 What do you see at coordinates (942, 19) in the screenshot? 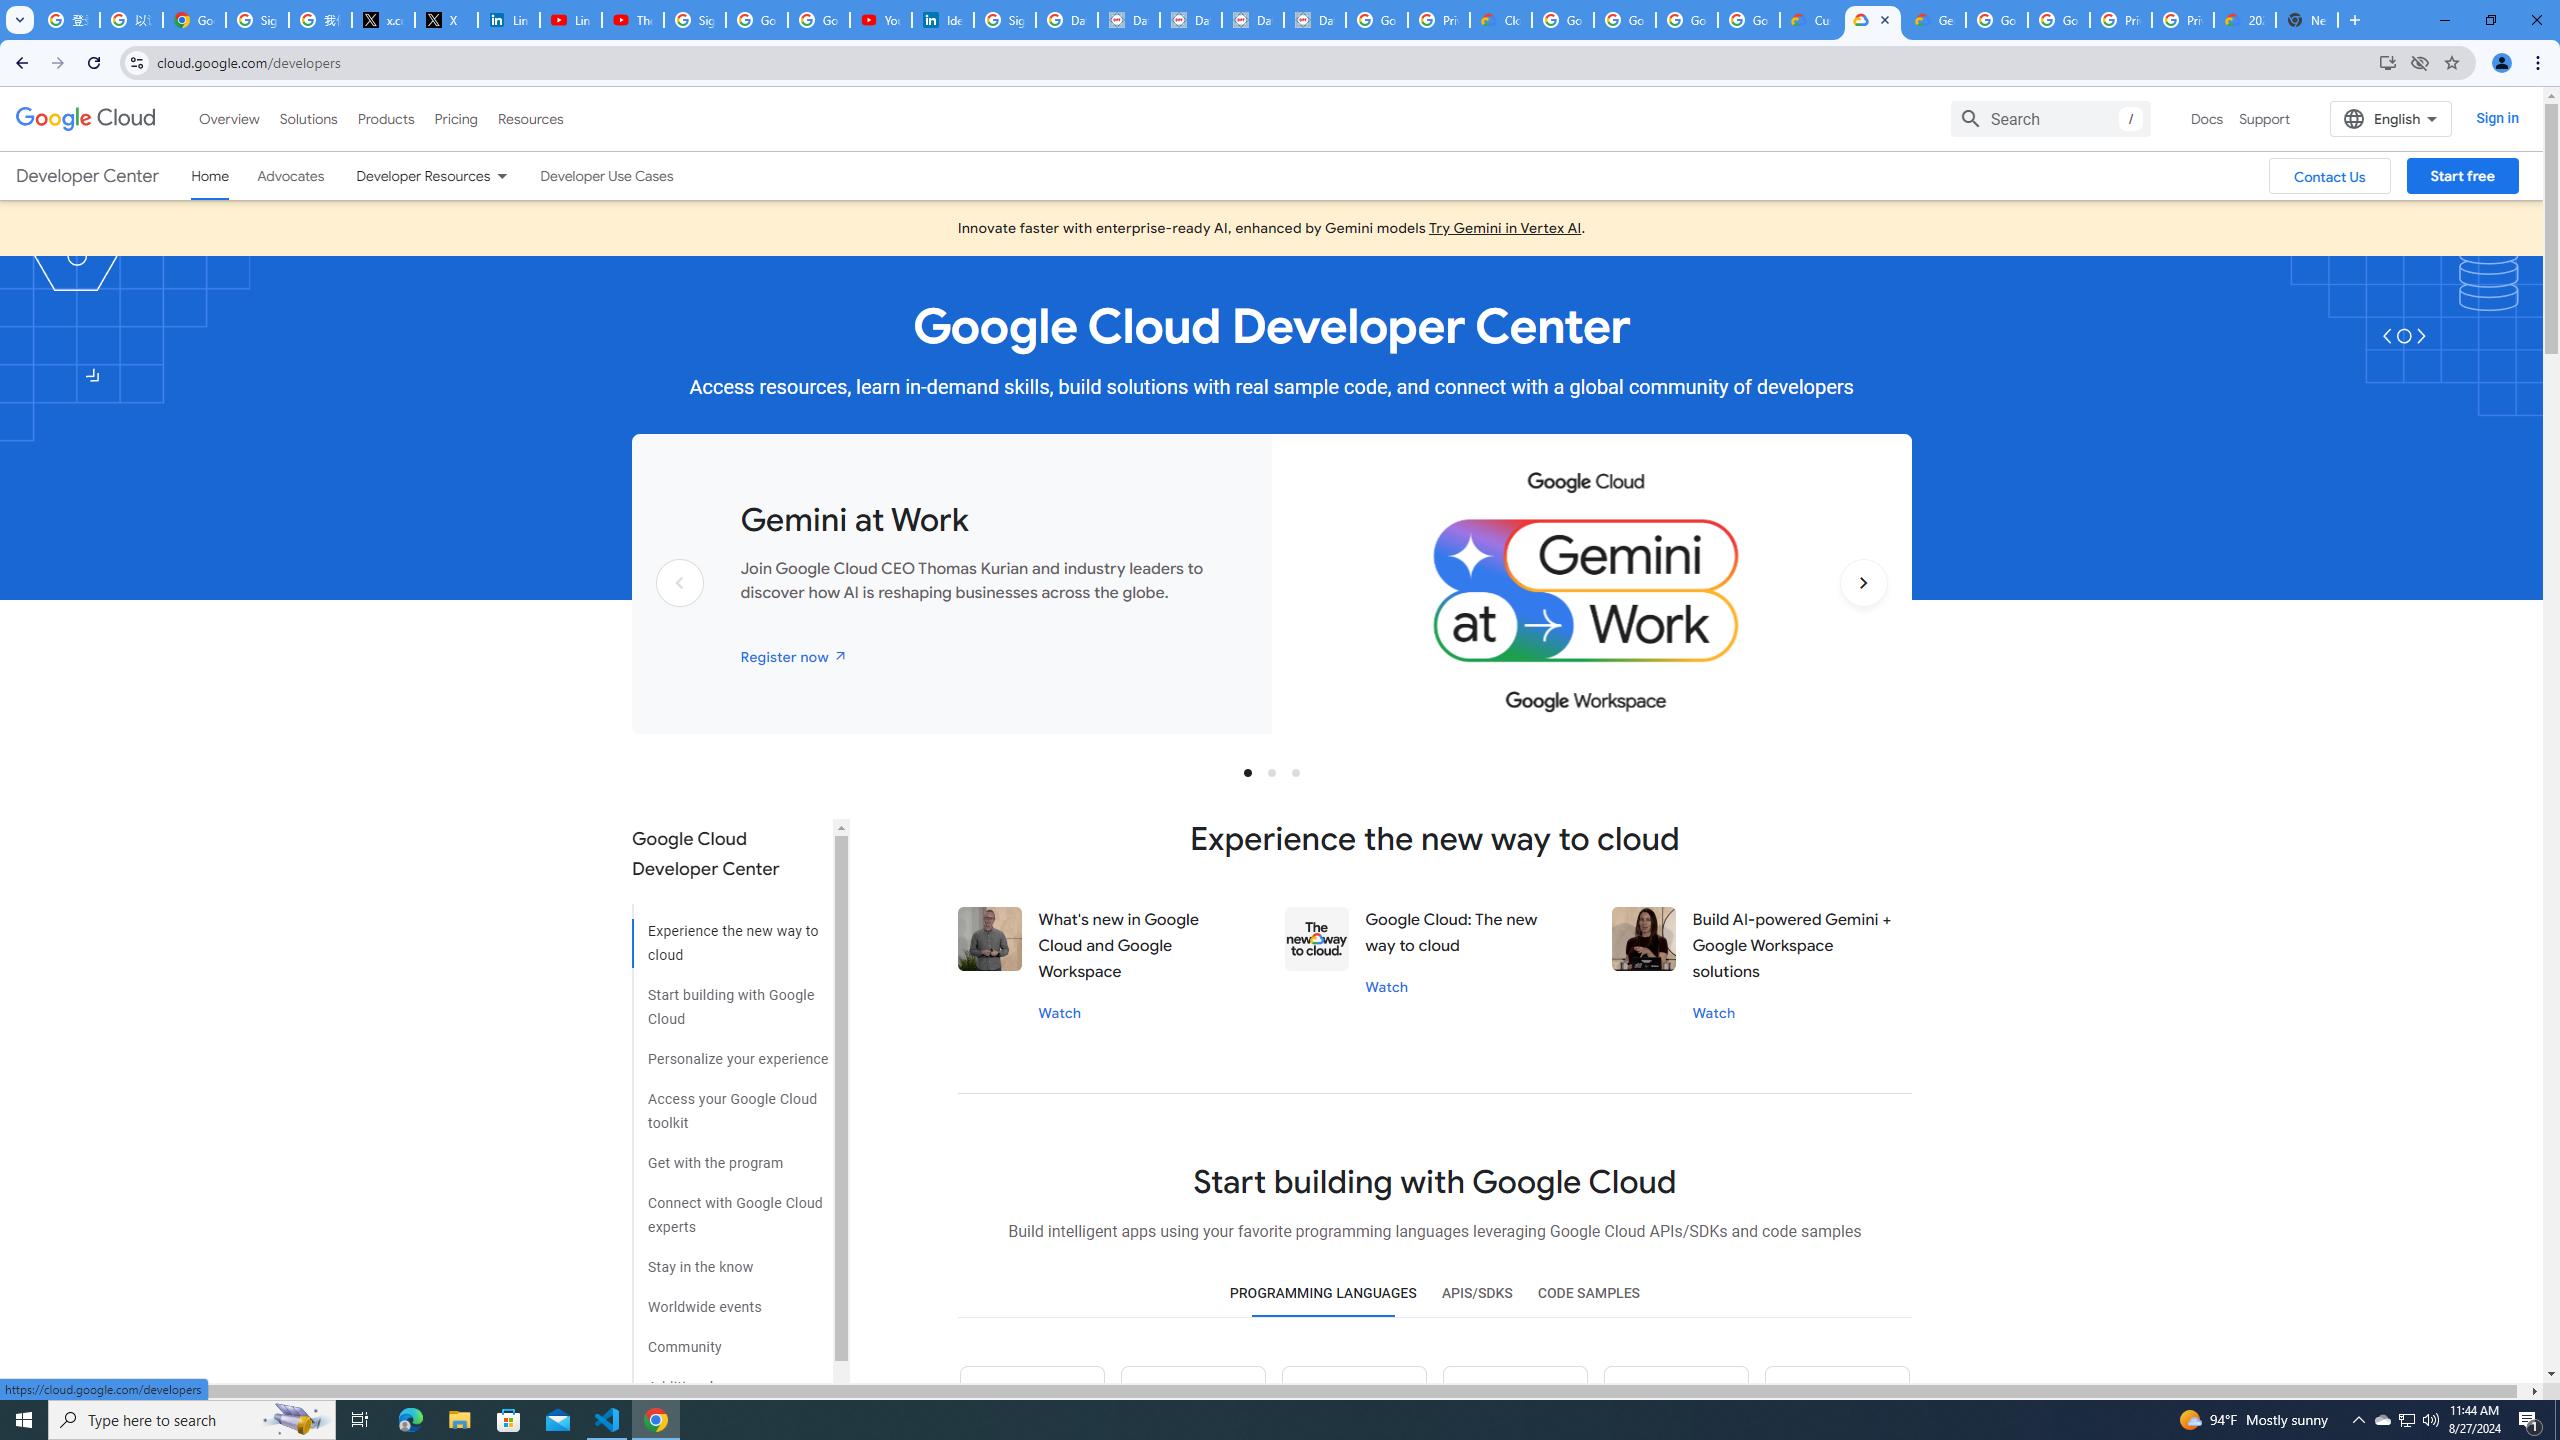
I see `'Identity verification via Persona | LinkedIn Help'` at bounding box center [942, 19].